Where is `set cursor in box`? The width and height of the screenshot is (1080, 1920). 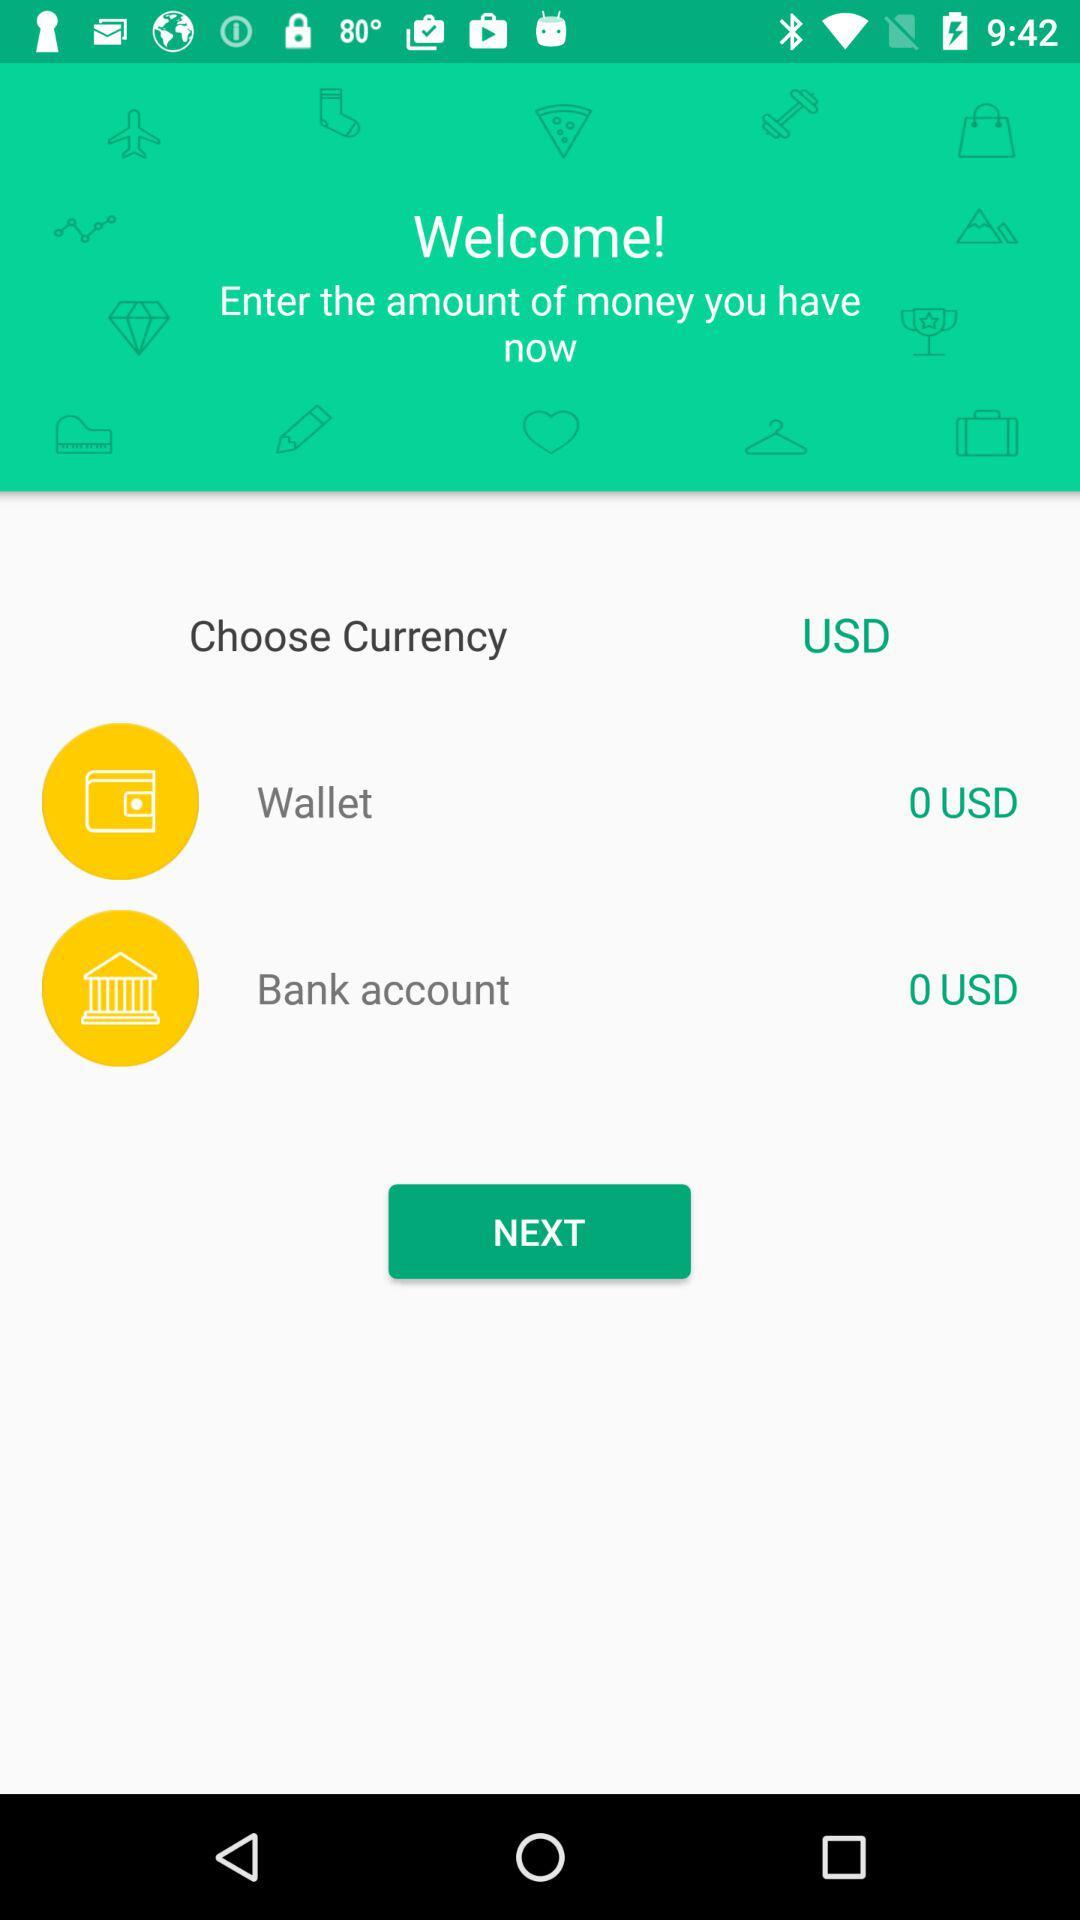
set cursor in box is located at coordinates (652, 801).